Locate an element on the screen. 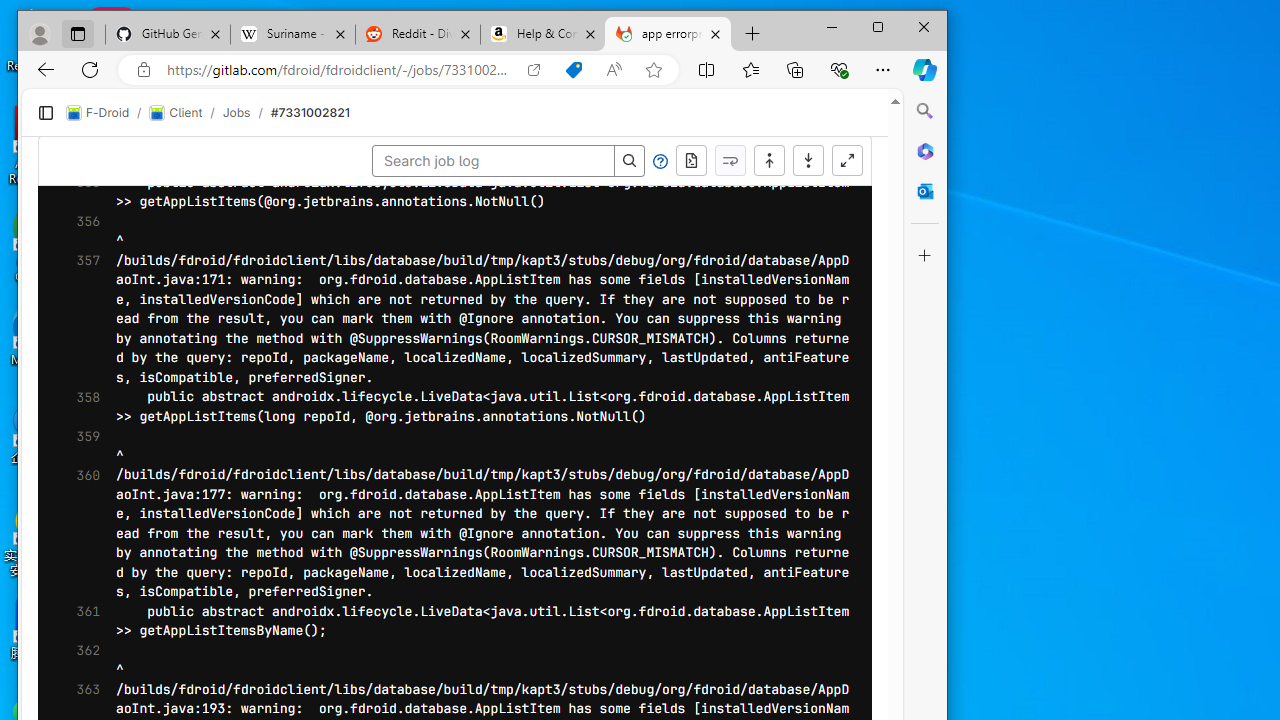 The image size is (1280, 720). 'Client' is located at coordinates (176, 112).